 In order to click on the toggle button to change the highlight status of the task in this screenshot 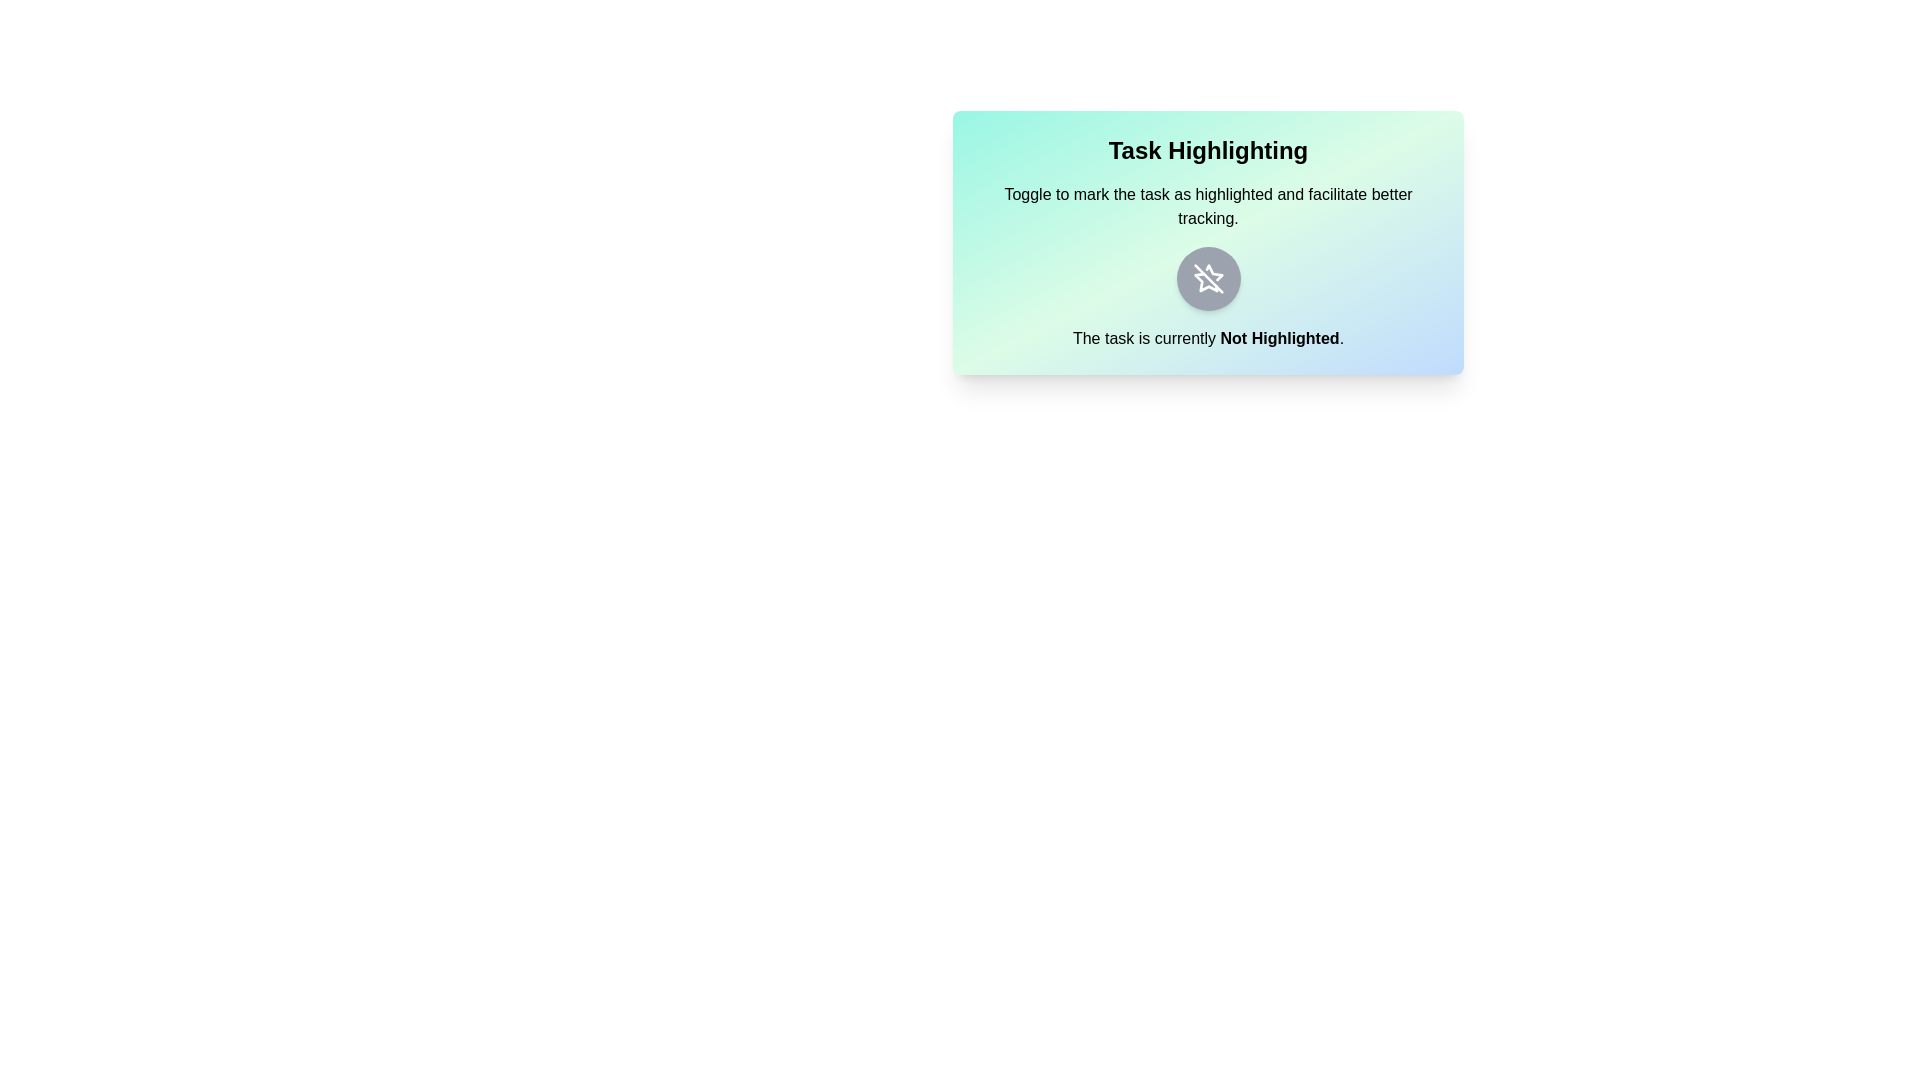, I will do `click(1207, 278)`.